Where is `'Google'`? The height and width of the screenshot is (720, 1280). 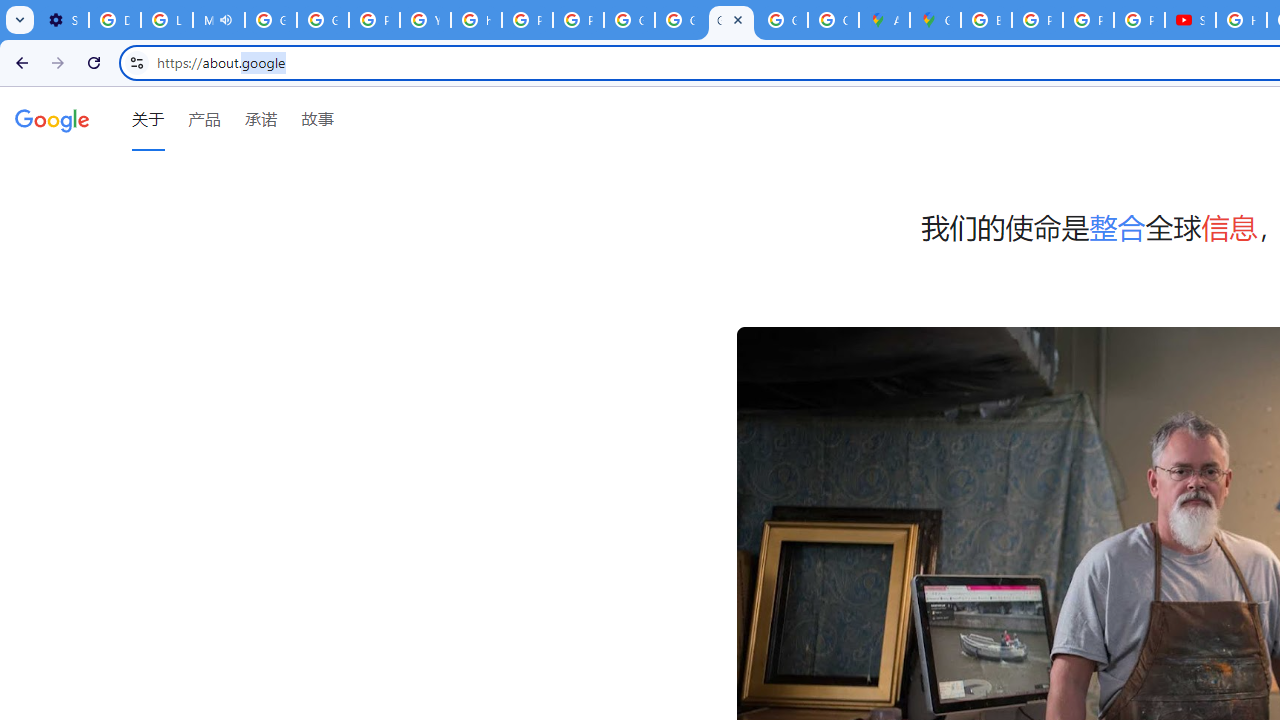 'Google' is located at coordinates (52, 119).